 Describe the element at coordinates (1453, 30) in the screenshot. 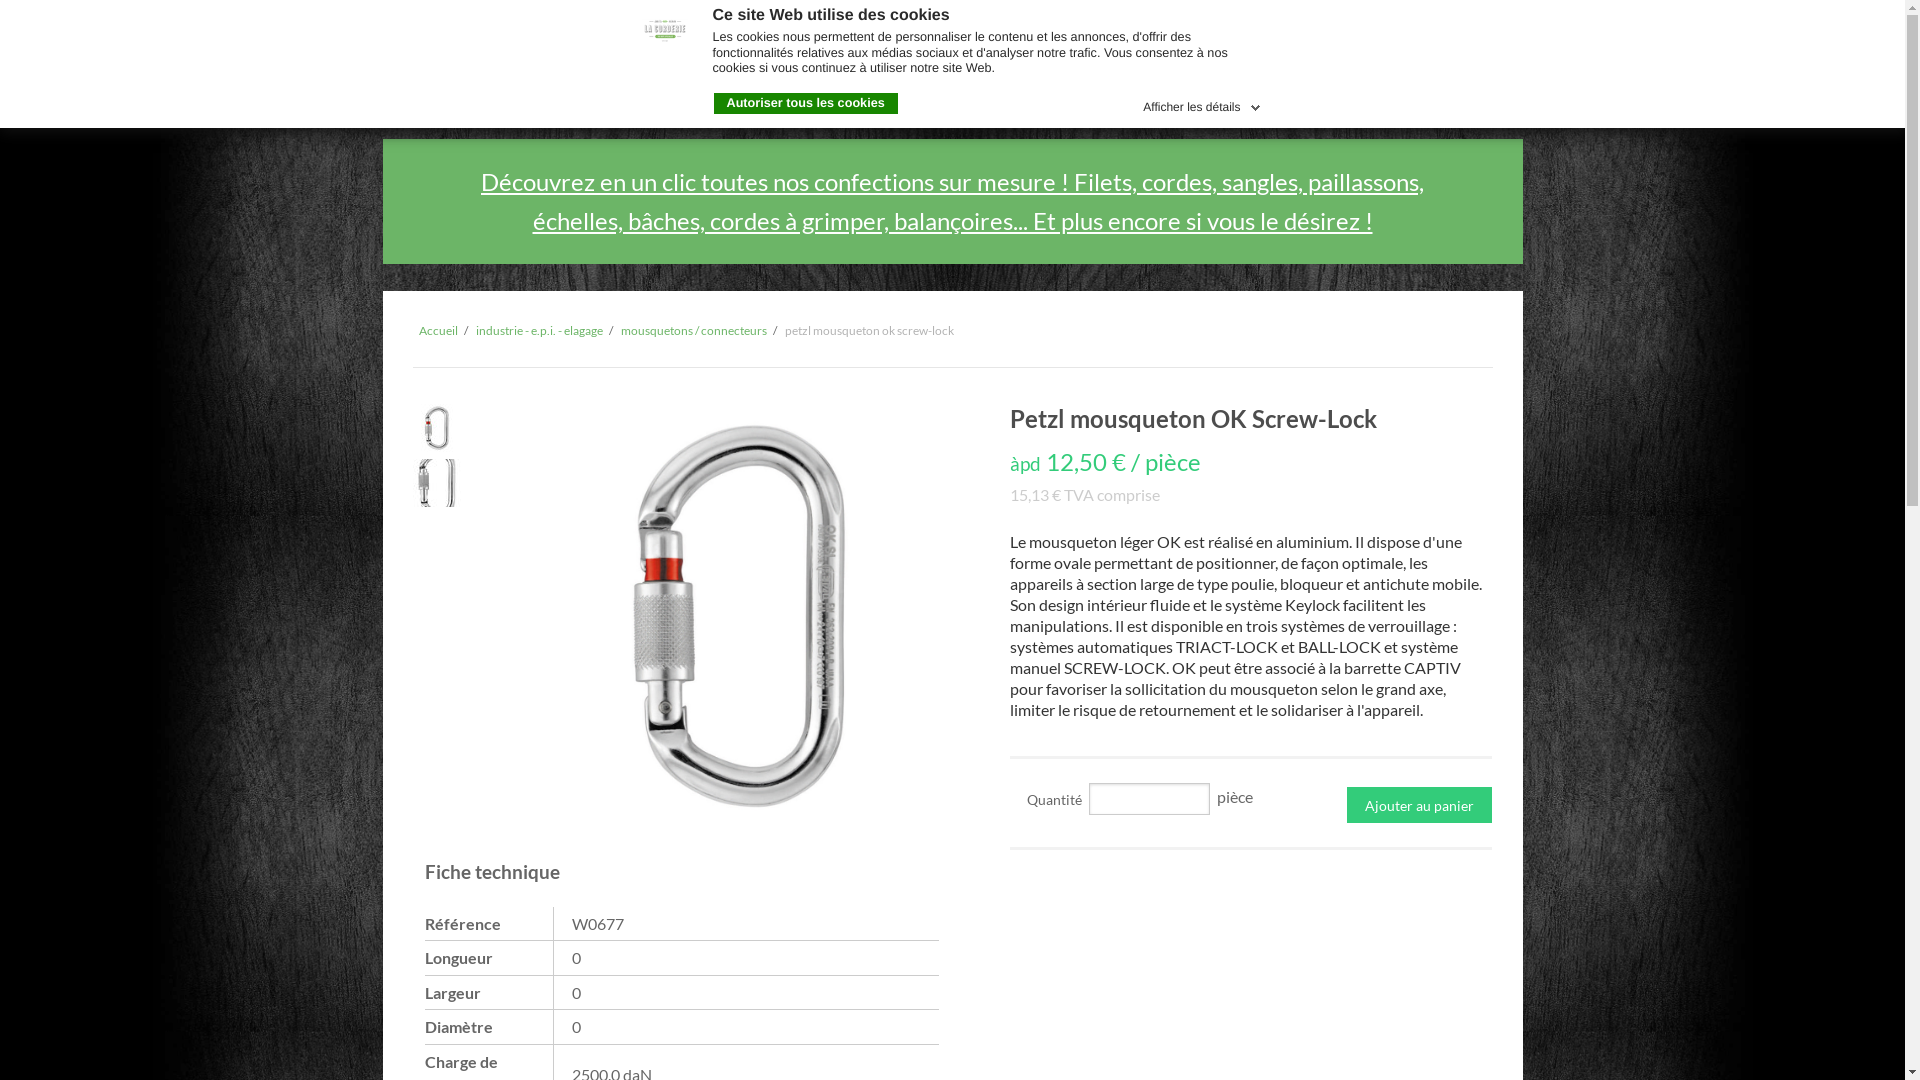

I see `'fr'` at that location.